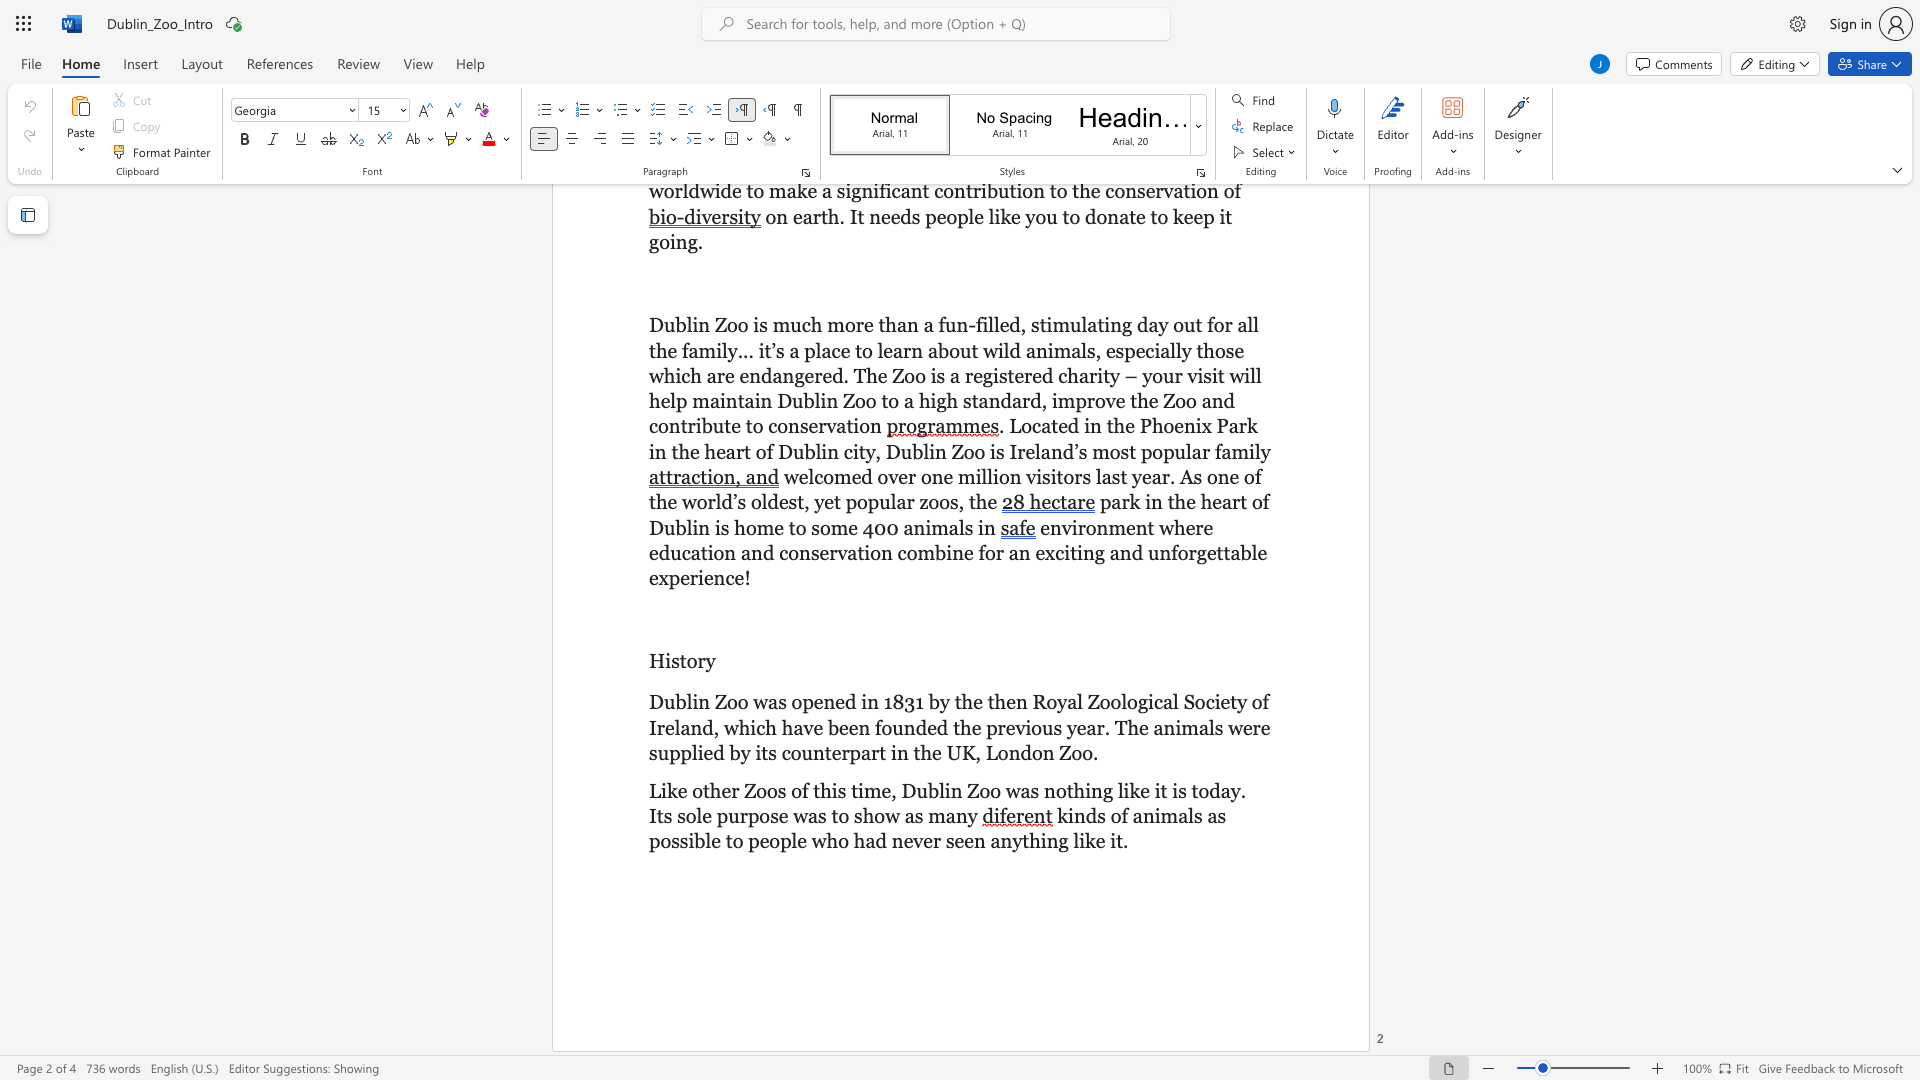 Image resolution: width=1920 pixels, height=1080 pixels. Describe the element at coordinates (1213, 727) in the screenshot. I see `the subset text "s we" within the text "Dublin Zoo was opened in 1831 by the then Royal Zoological Society of Ireland, which have been founded the previous year. The animals were supplied by its counterpart in the UK, London Zoo."` at that location.